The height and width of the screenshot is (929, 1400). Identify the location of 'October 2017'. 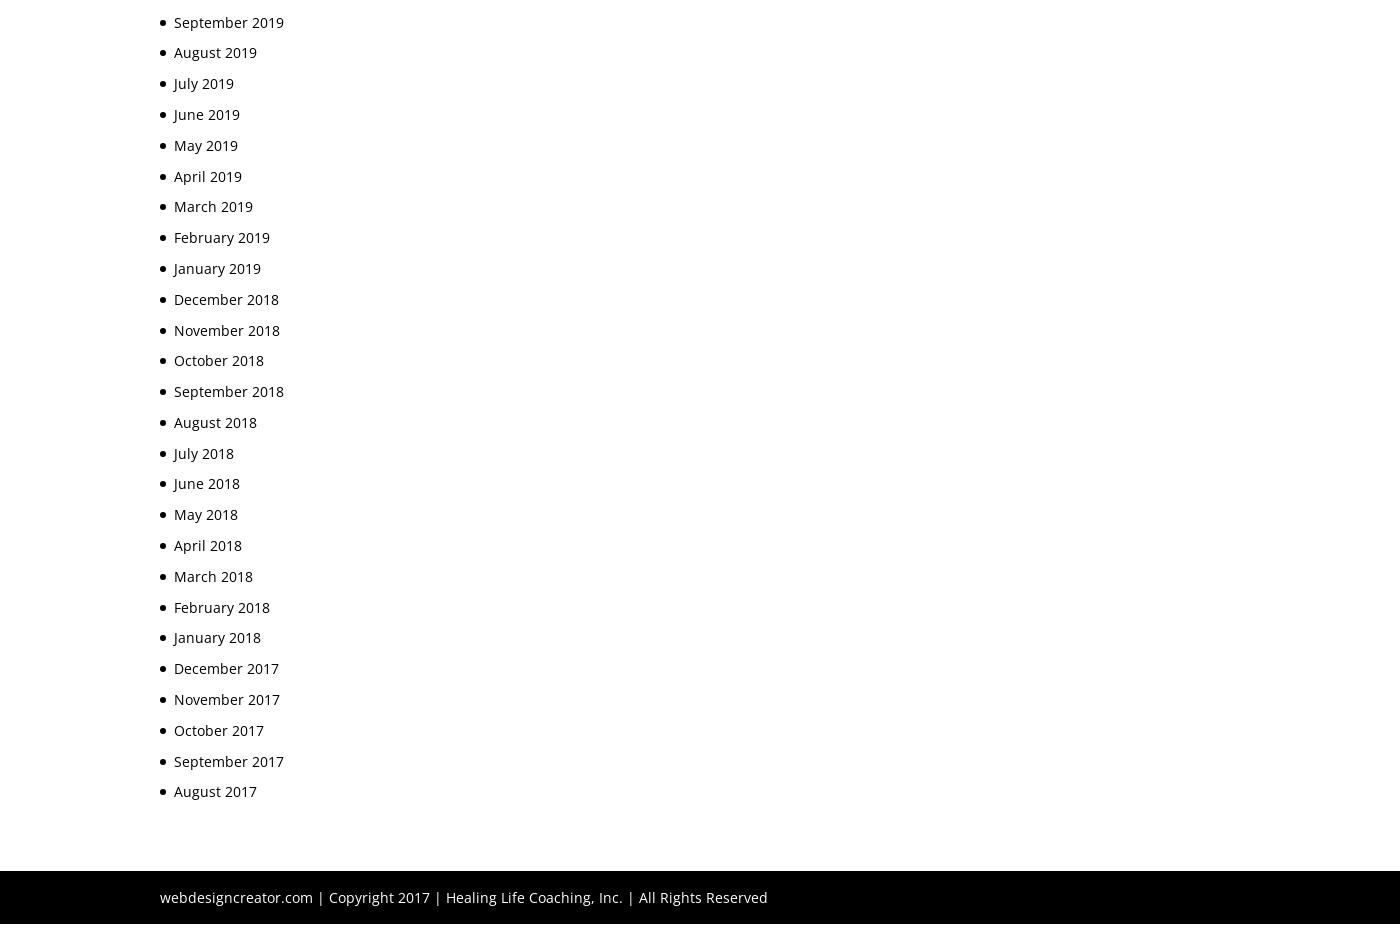
(218, 729).